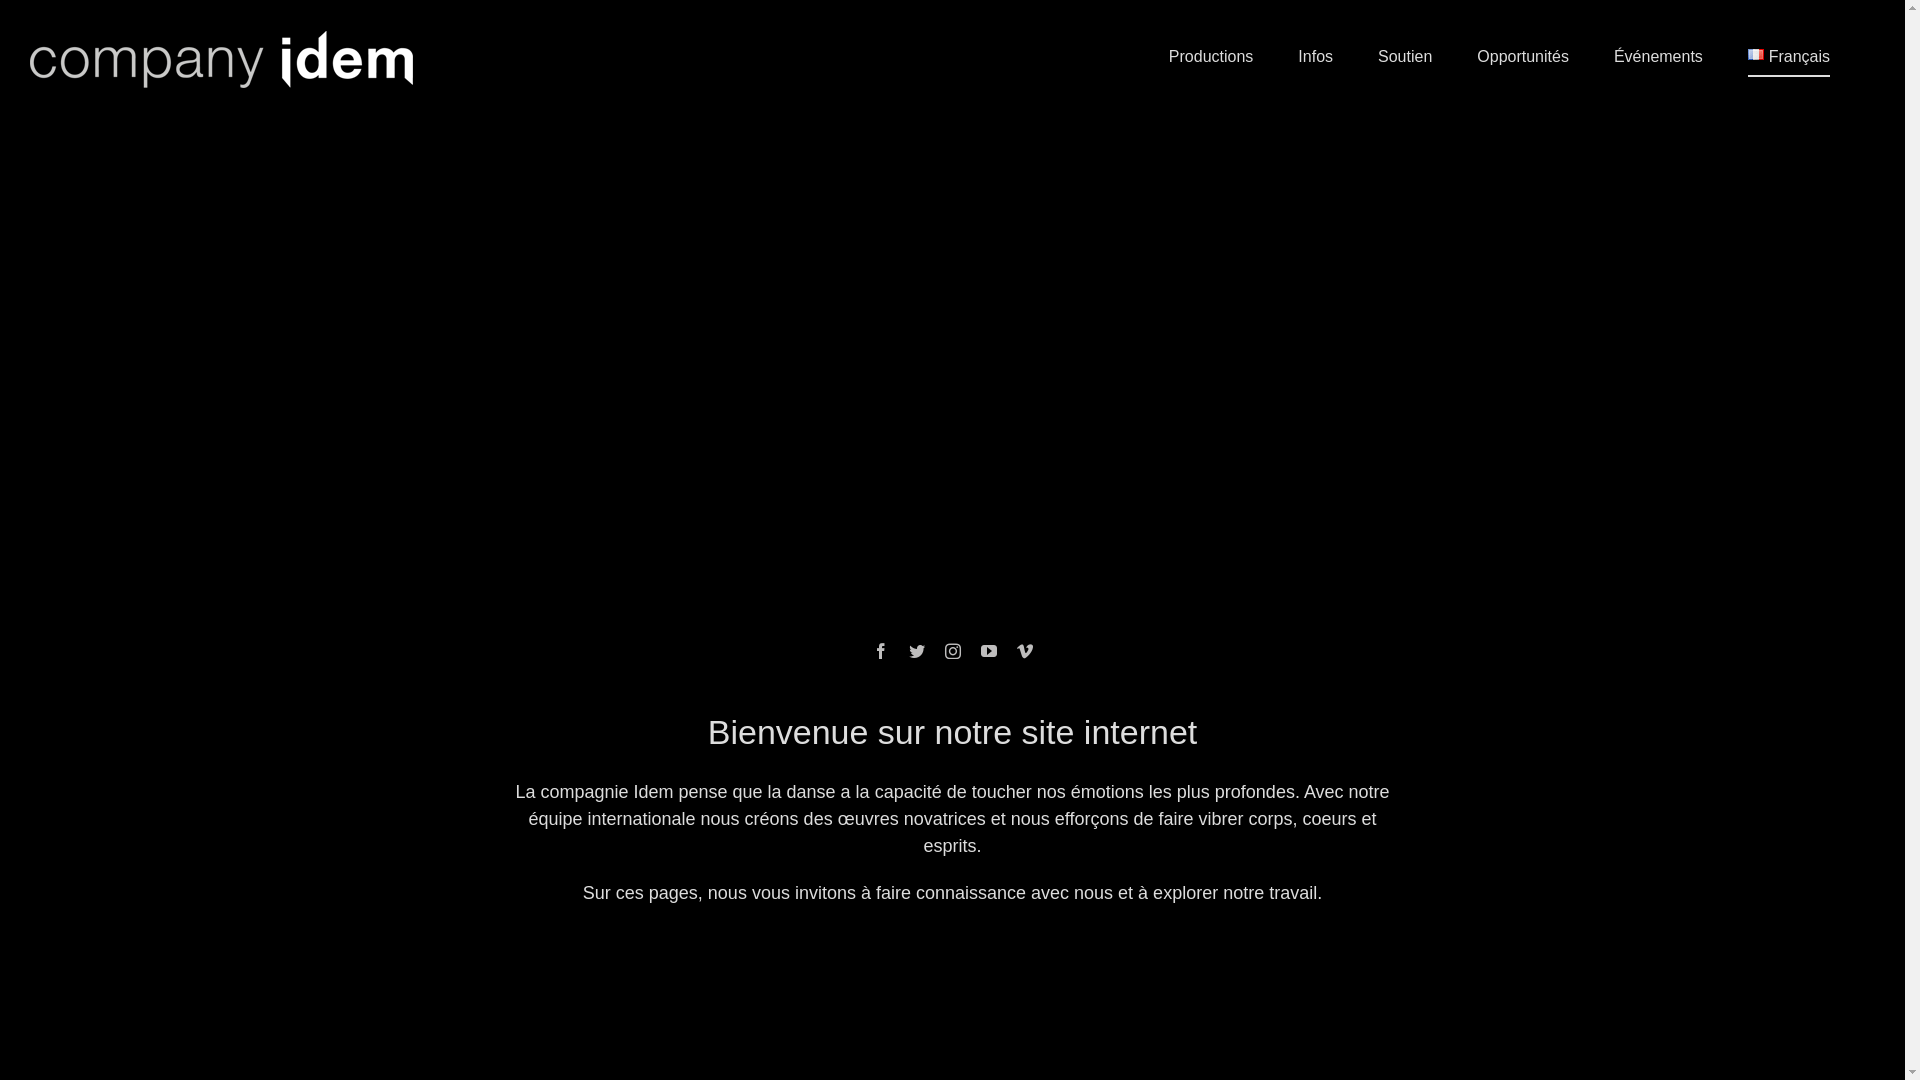 The height and width of the screenshot is (1080, 1920). I want to click on 'Soutien', so click(1404, 55).